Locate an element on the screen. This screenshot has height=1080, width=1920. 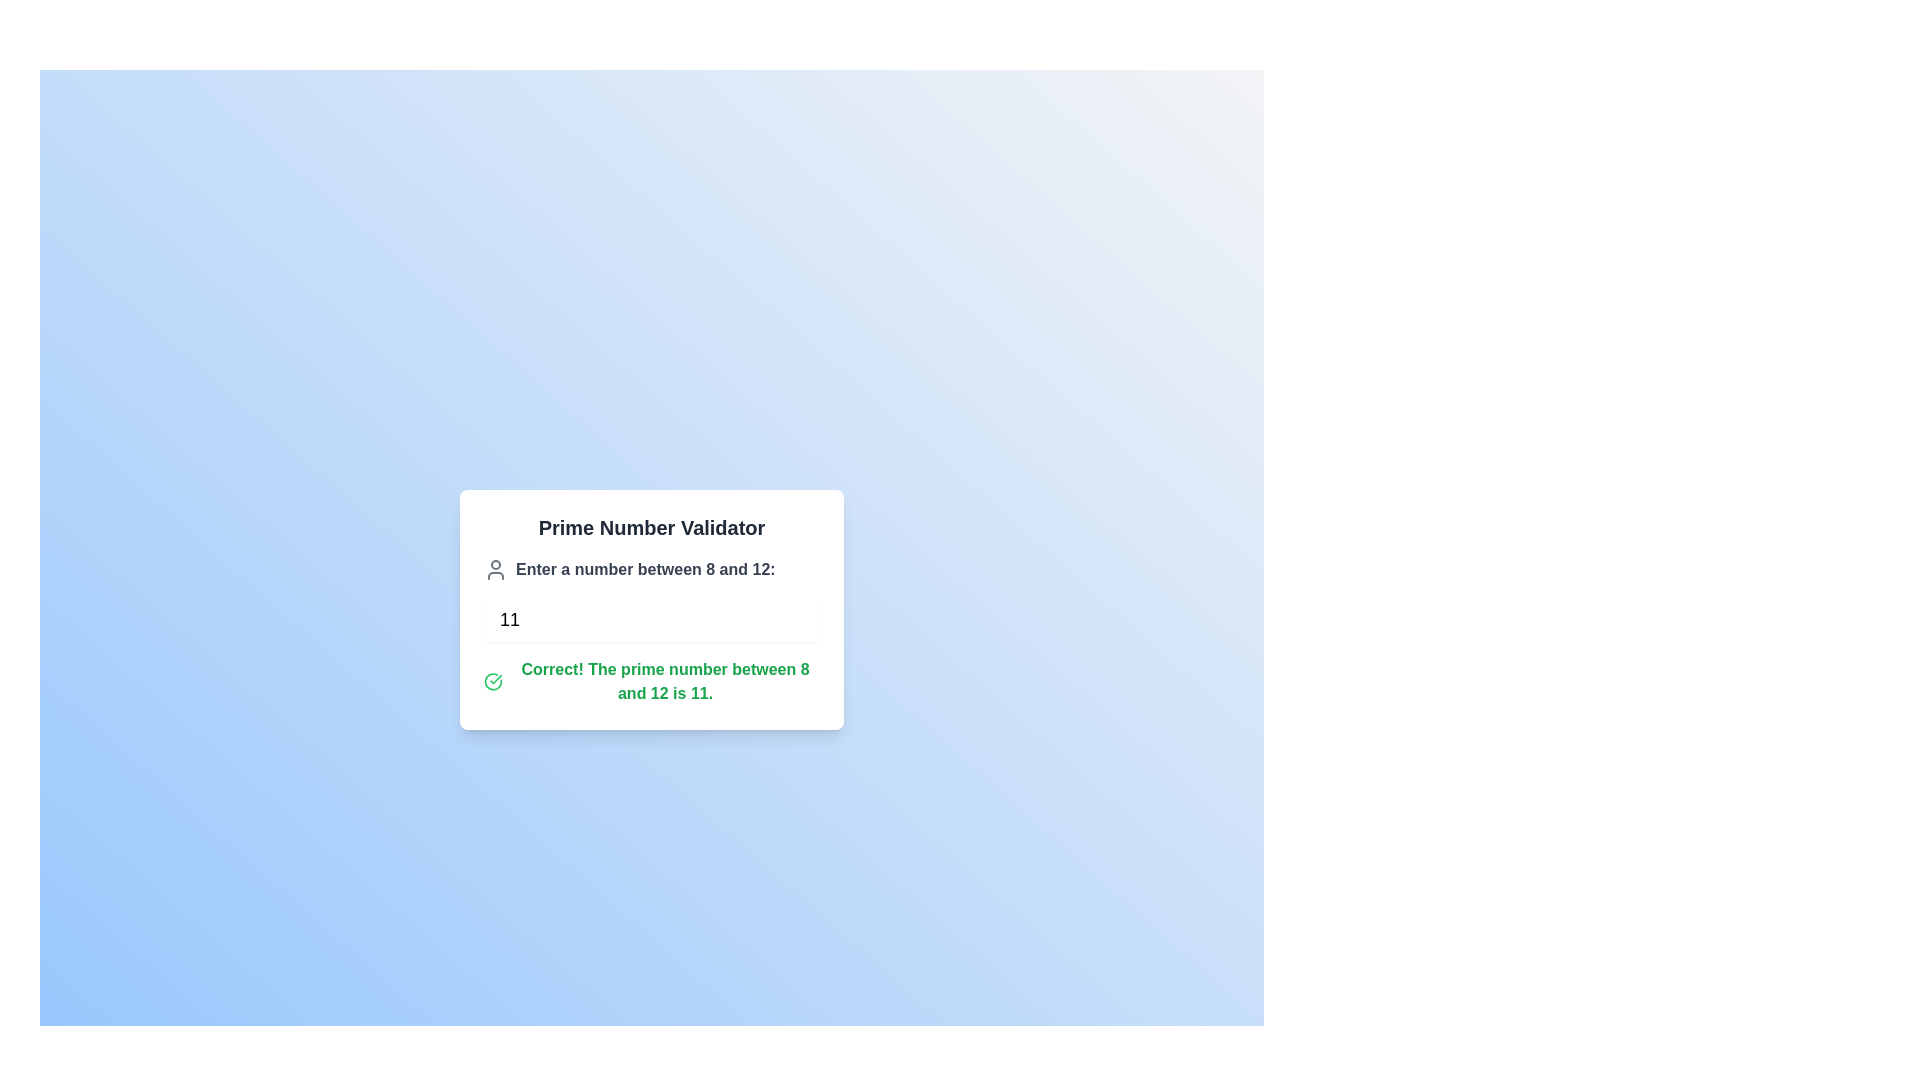
confirmation message displayed in the static text label located in the notification area under the input field, which serves as feedback to the user is located at coordinates (665, 681).